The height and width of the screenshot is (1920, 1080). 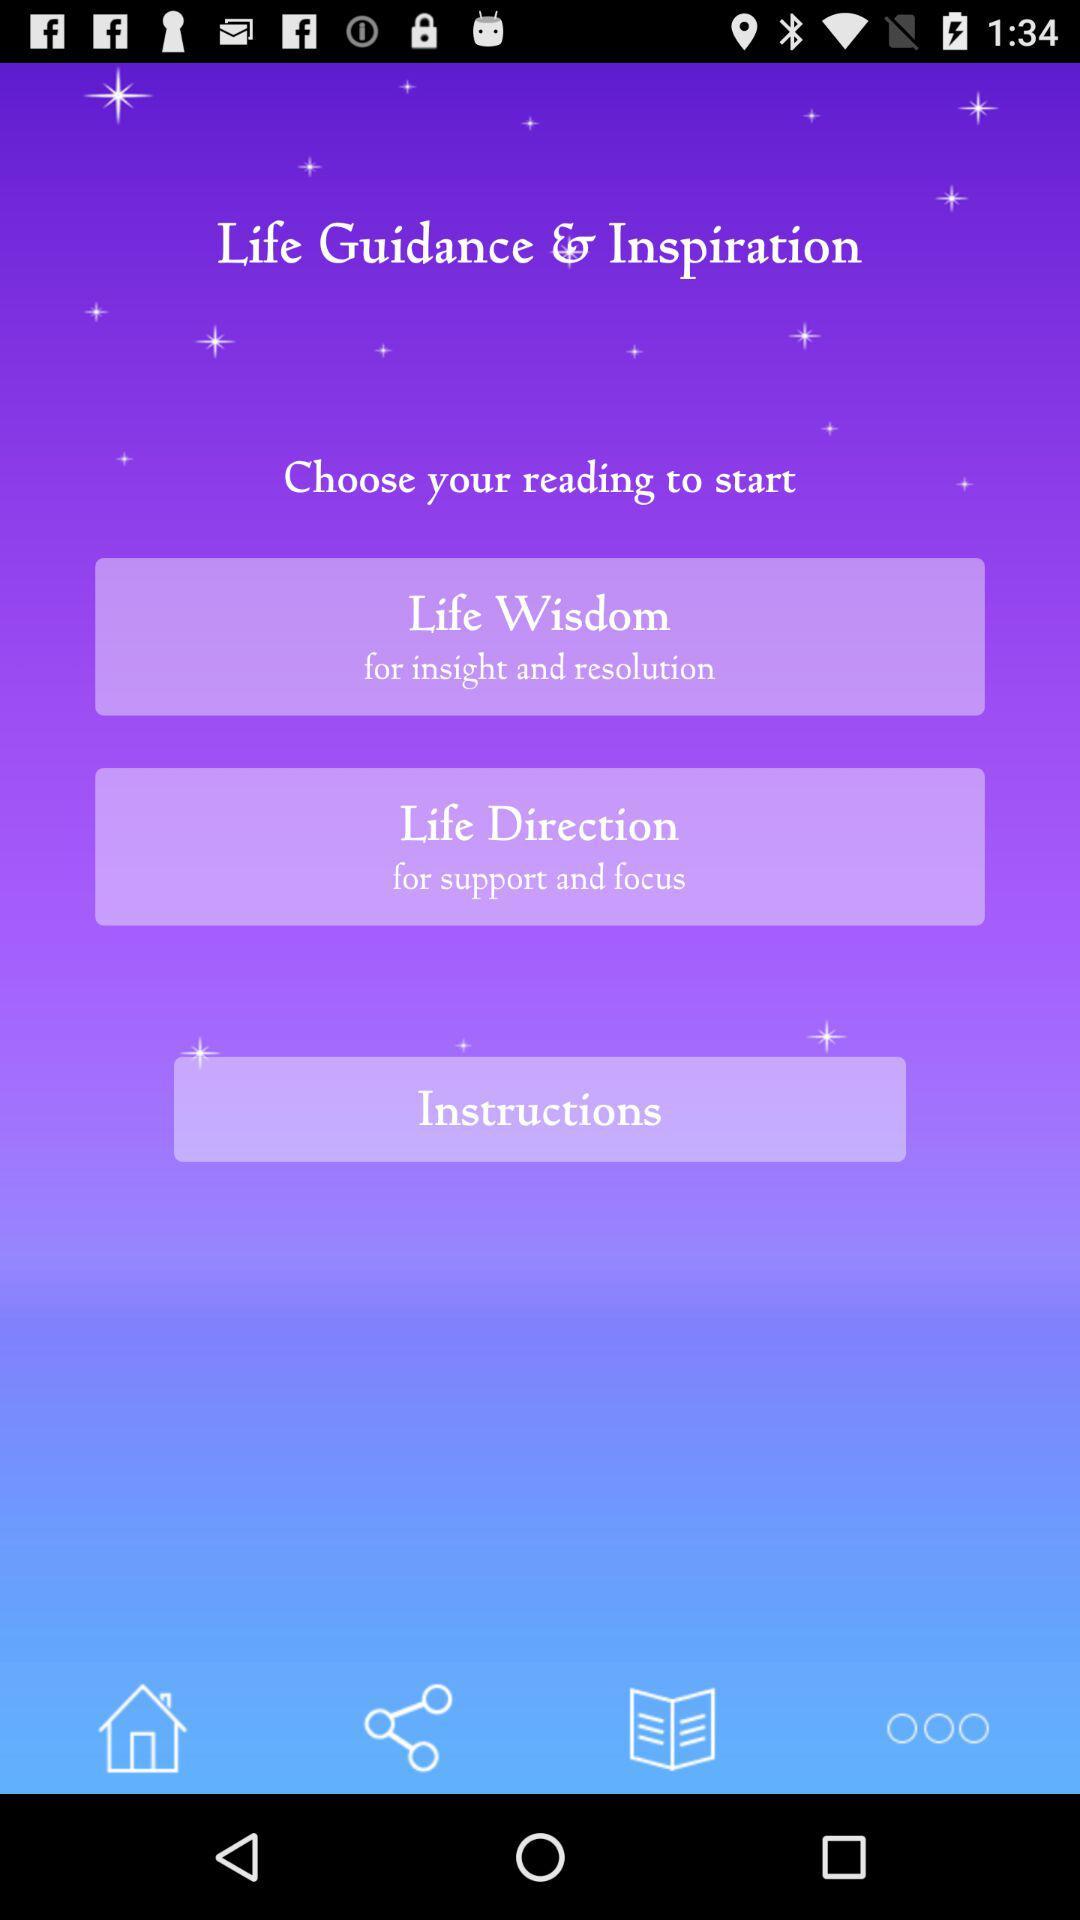 What do you see at coordinates (672, 1727) in the screenshot?
I see `open readings` at bounding box center [672, 1727].